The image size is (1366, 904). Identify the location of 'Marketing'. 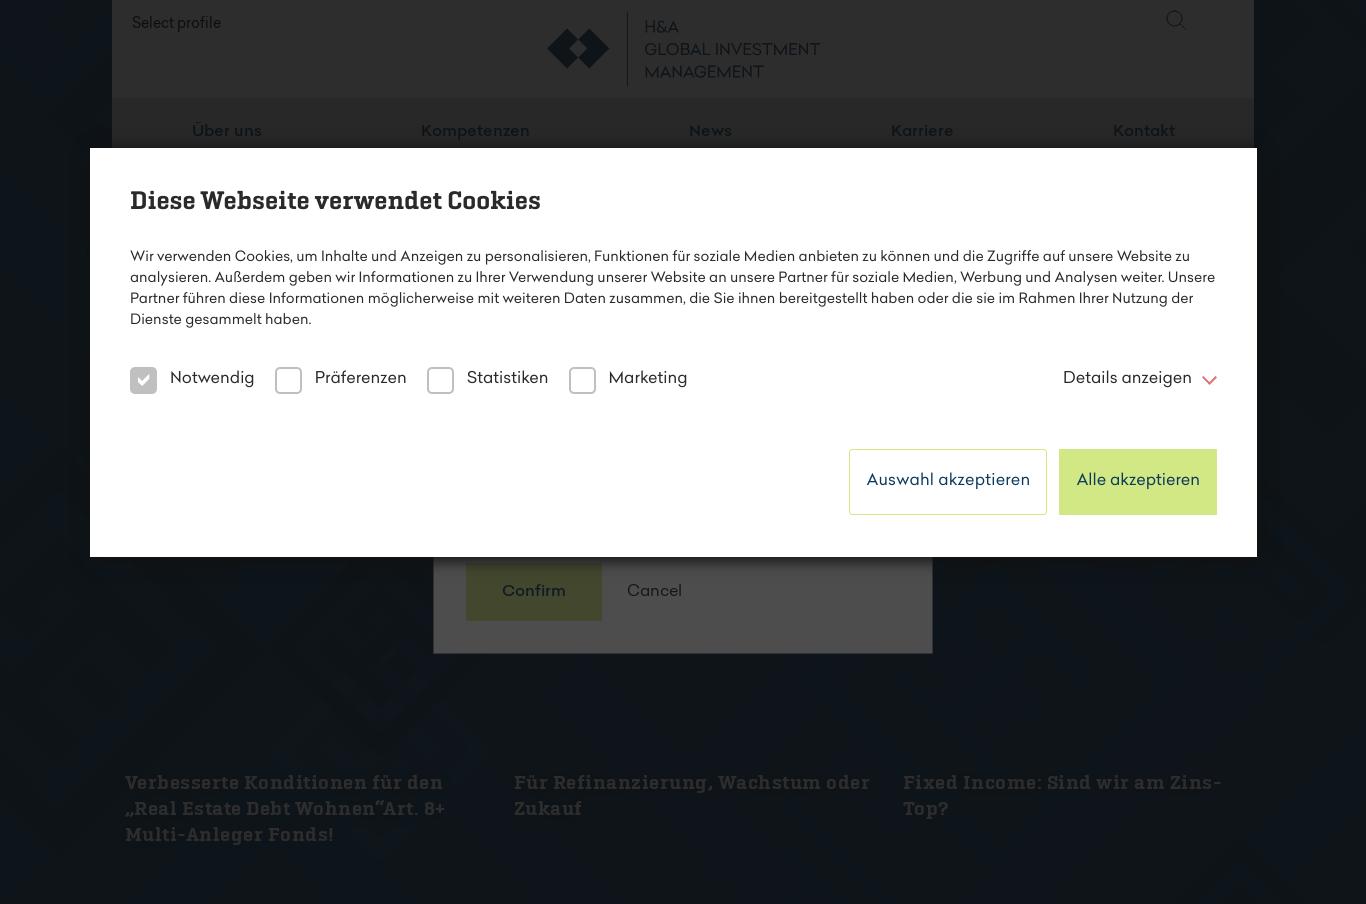
(646, 377).